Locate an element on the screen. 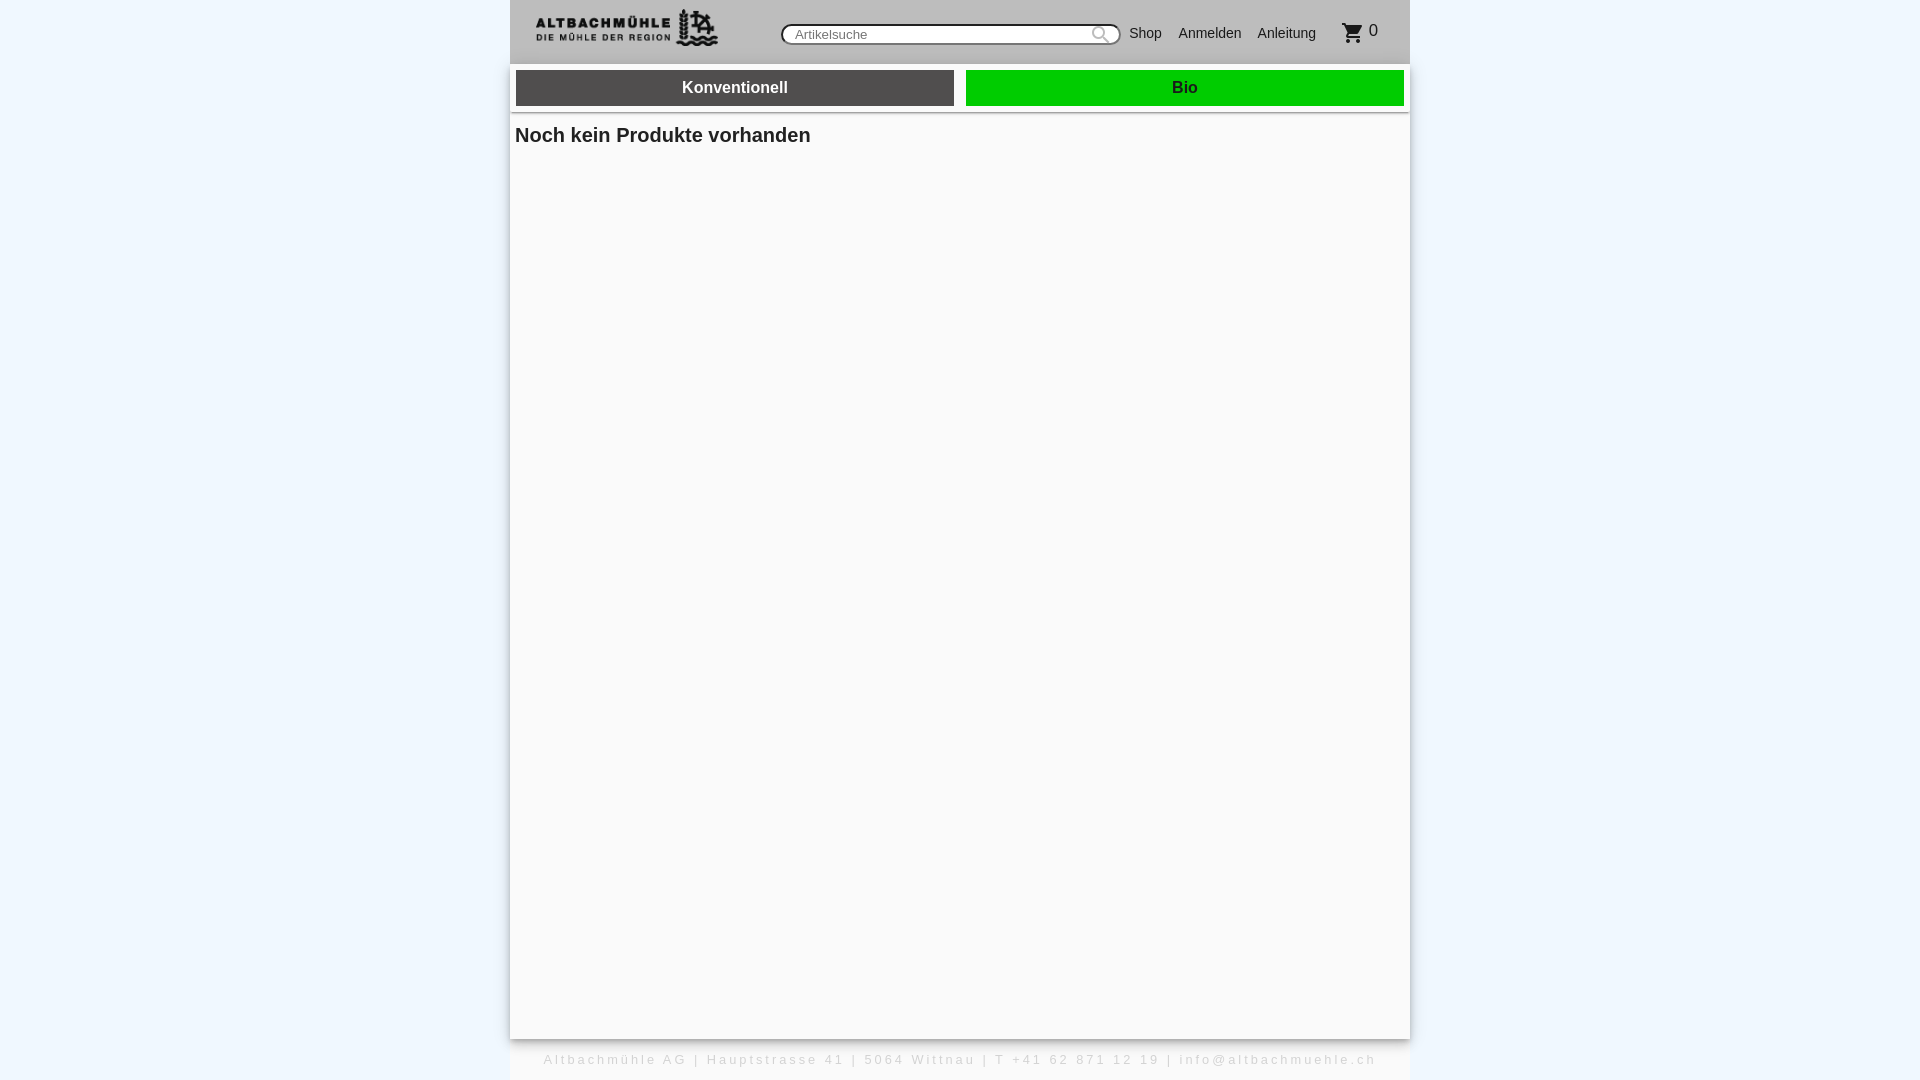 The height and width of the screenshot is (1080, 1920). 'search' is located at coordinates (1079, 34).